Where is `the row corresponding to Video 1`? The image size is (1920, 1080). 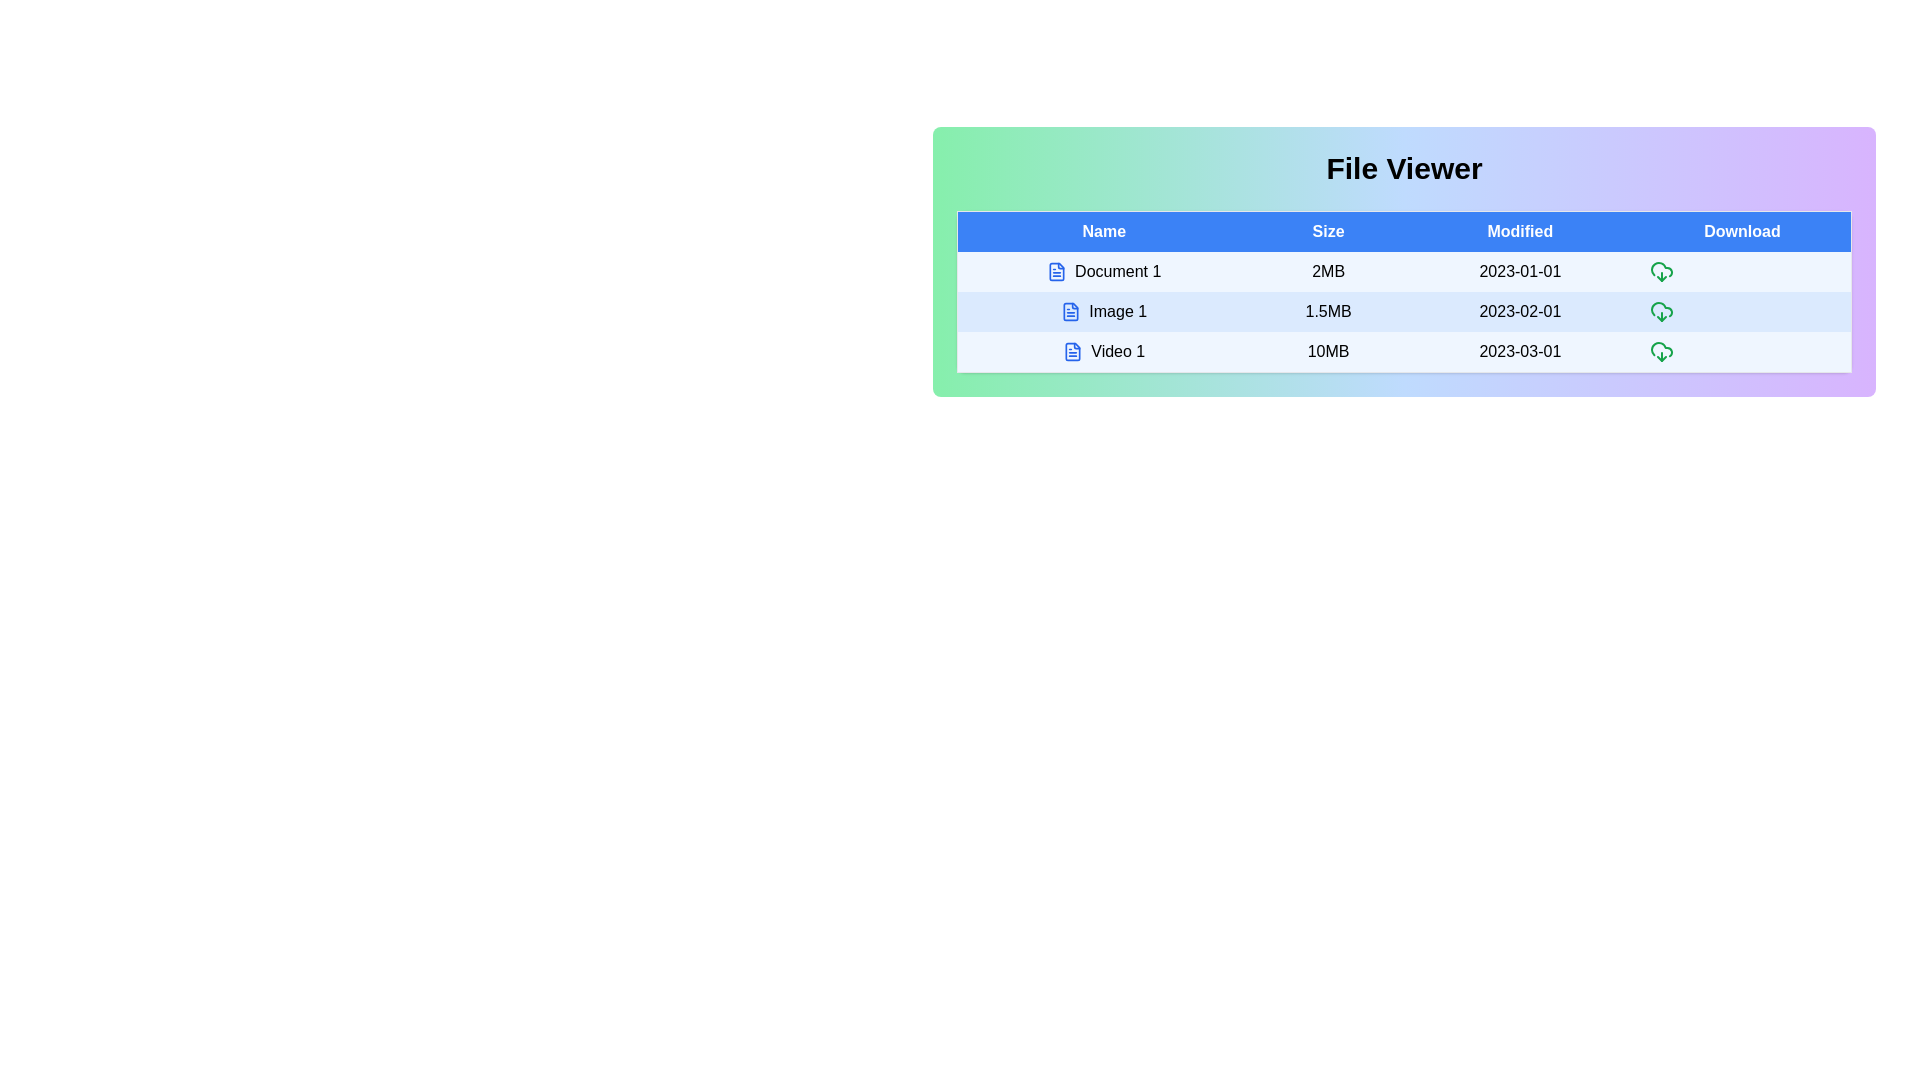 the row corresponding to Video 1 is located at coordinates (1103, 350).